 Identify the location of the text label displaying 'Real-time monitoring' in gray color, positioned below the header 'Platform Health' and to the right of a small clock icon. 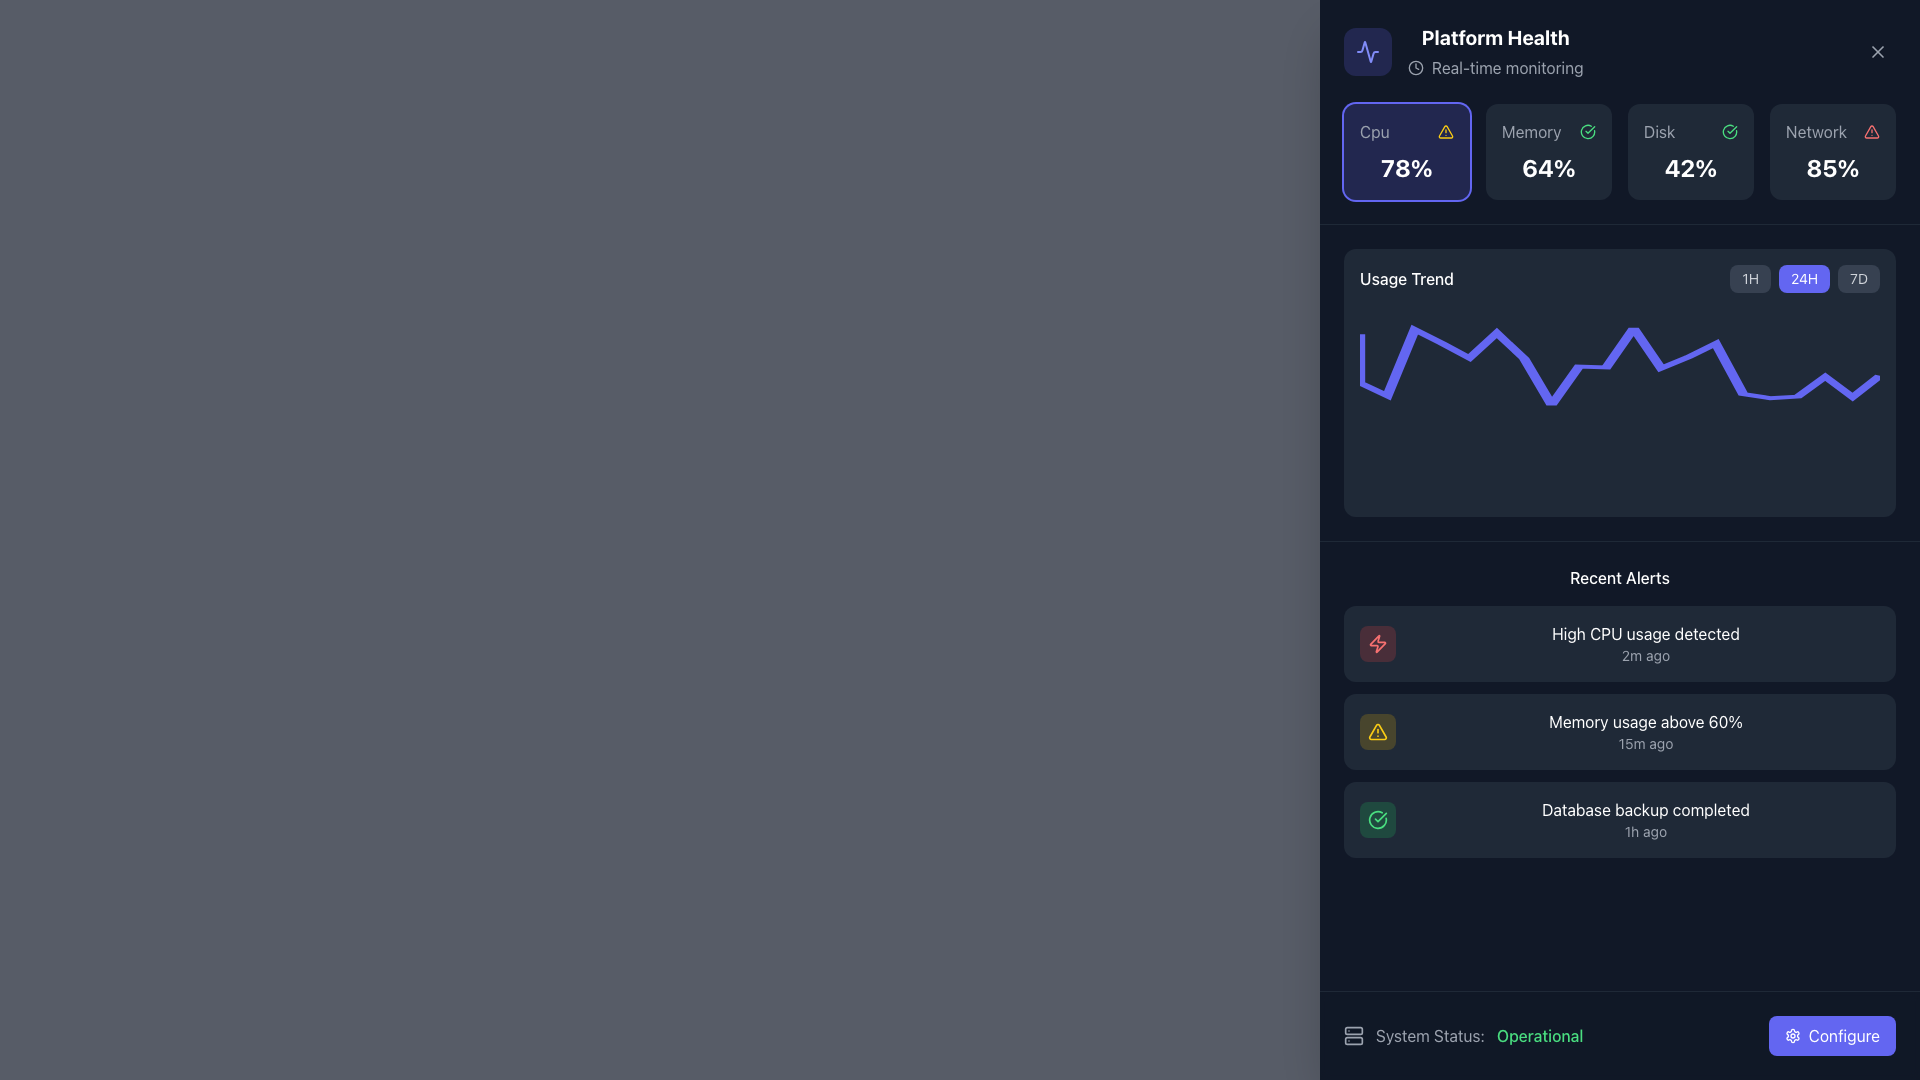
(1507, 67).